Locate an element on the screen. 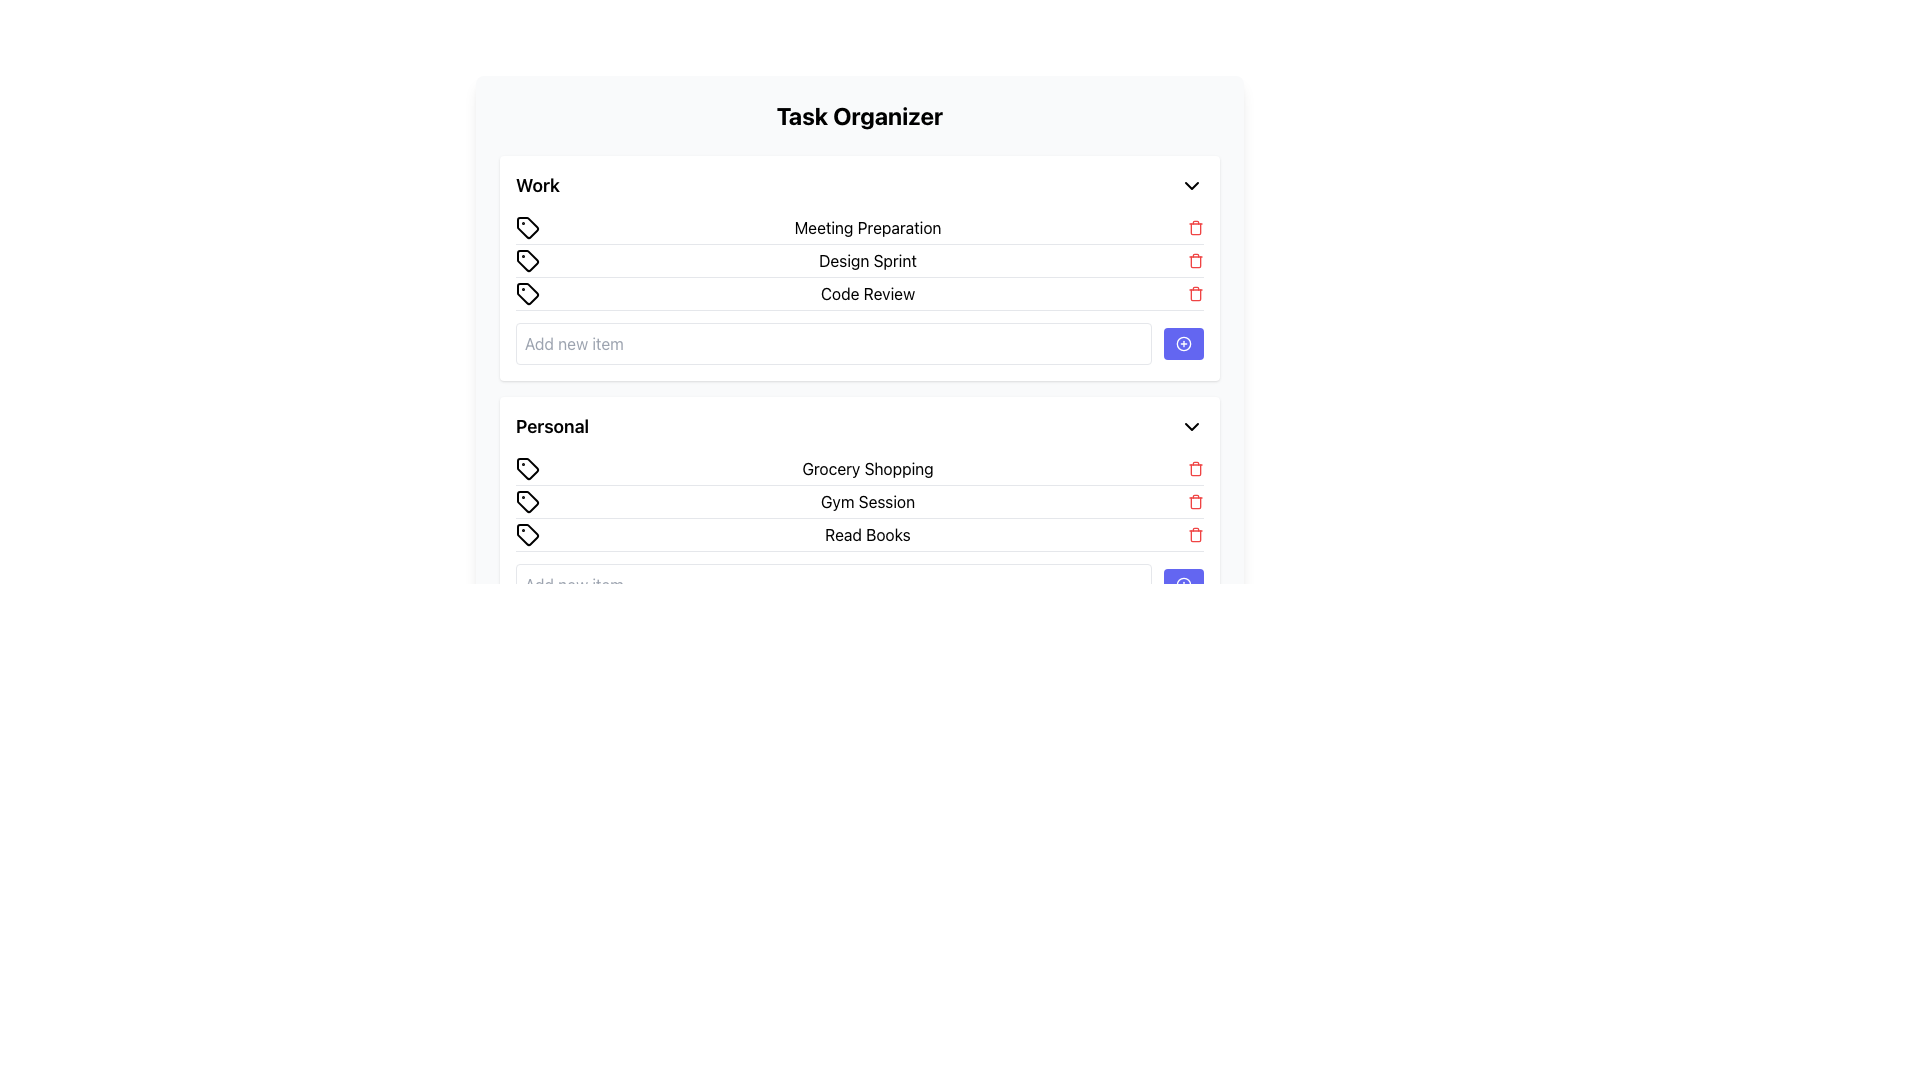 Image resolution: width=1920 pixels, height=1080 pixels. and drop the text input field and button in the 'Personal' section of the task management interface is located at coordinates (859, 585).